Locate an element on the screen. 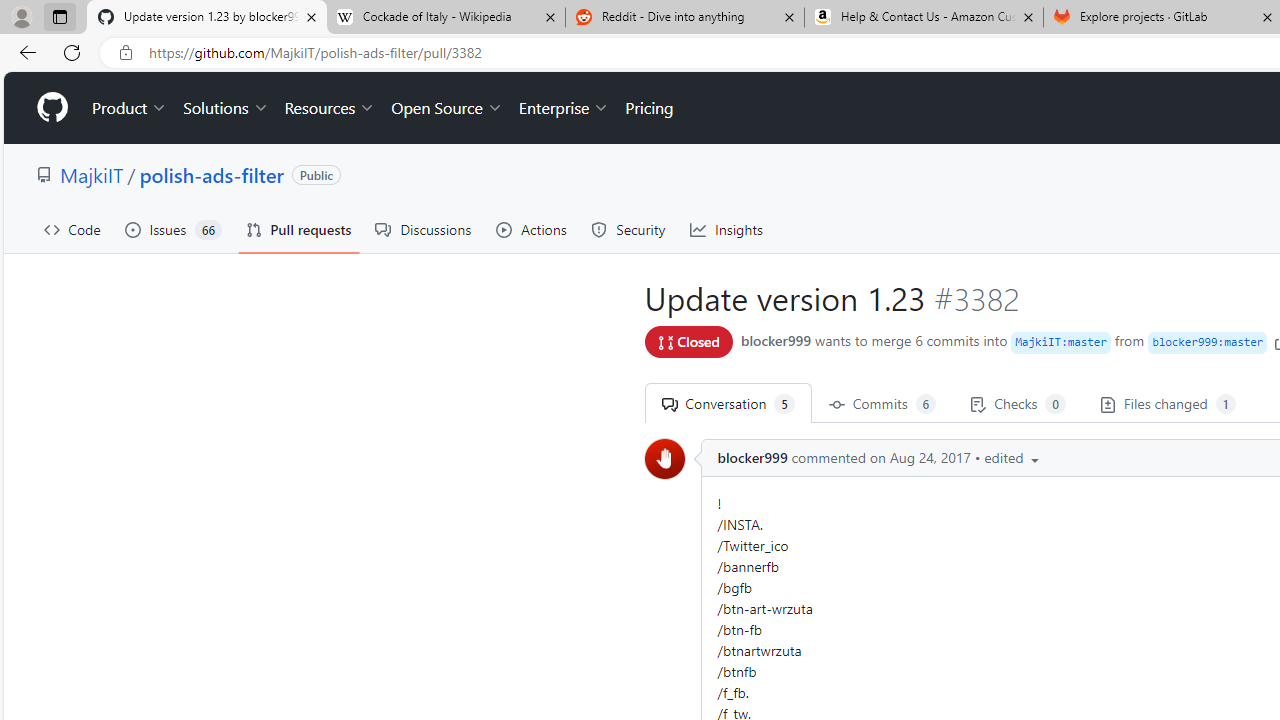  'MajkiIT' is located at coordinates (91, 173).